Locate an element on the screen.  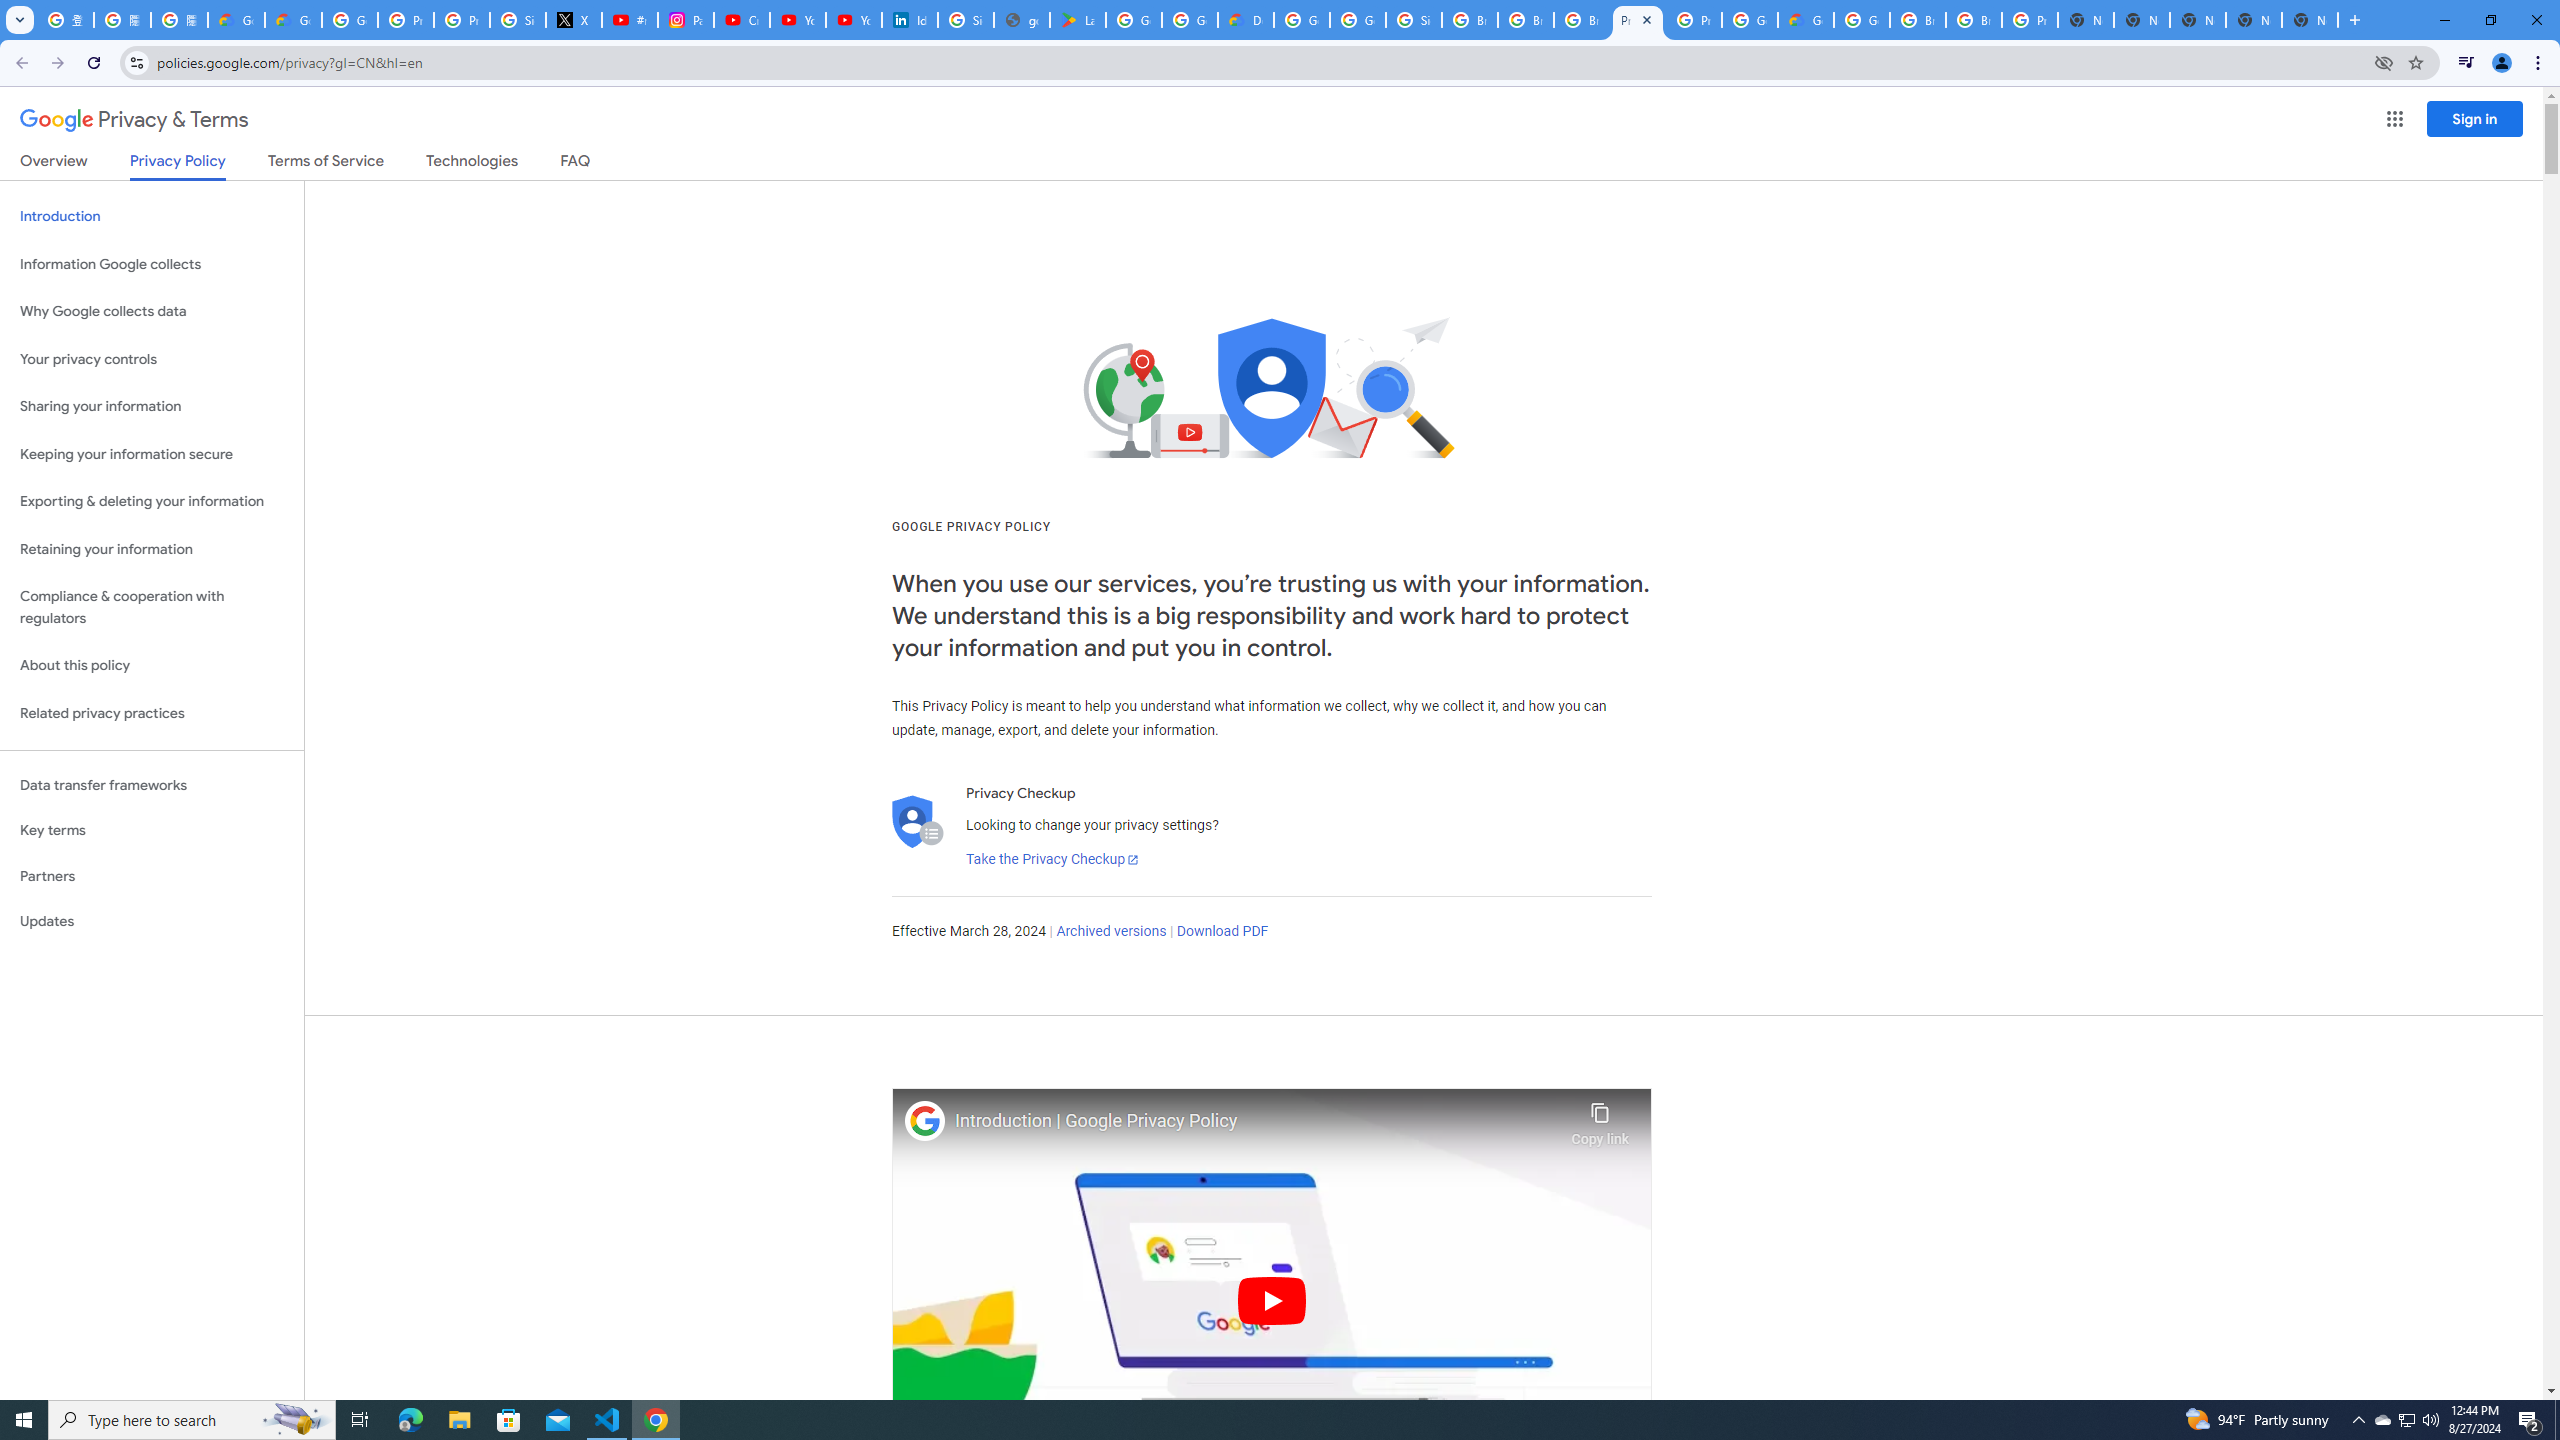
'Google Cloud Platform' is located at coordinates (1748, 19).